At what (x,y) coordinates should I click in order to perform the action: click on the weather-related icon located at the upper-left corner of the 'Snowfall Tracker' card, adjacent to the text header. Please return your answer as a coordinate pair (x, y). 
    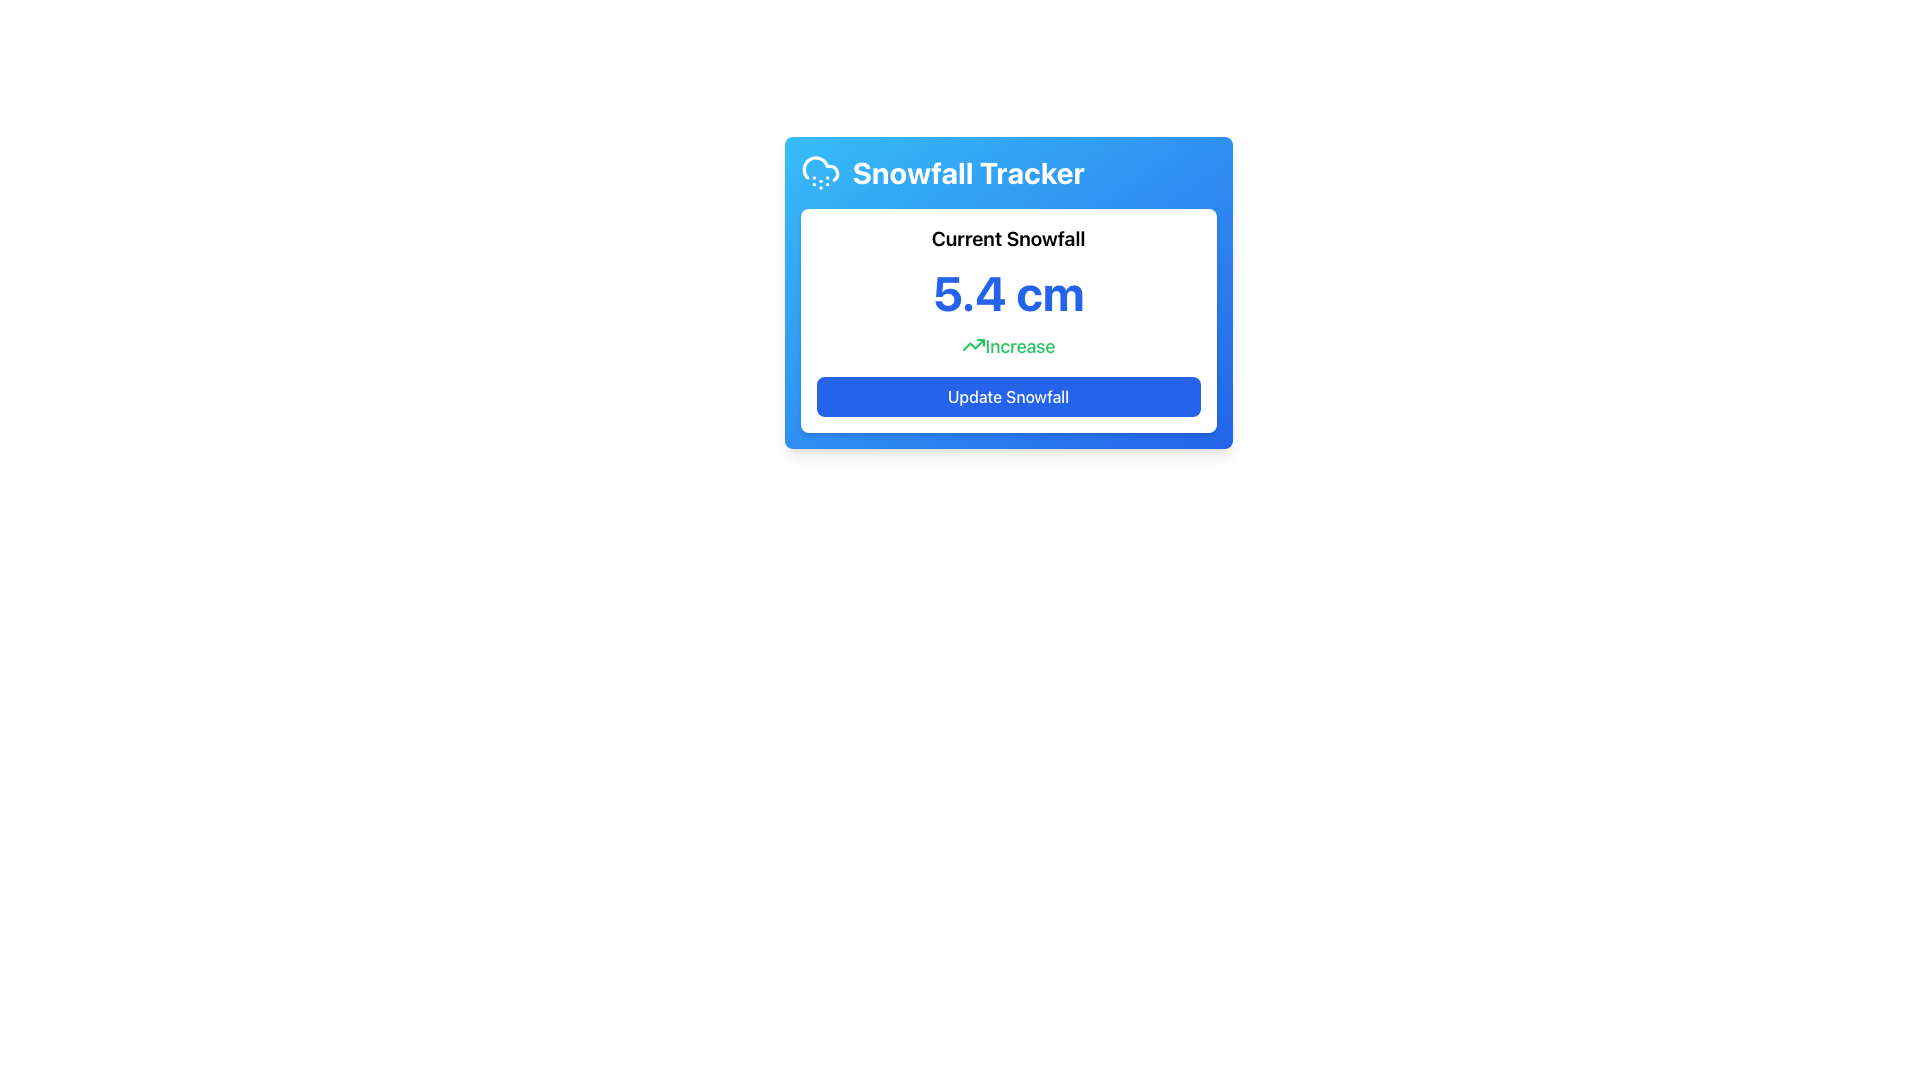
    Looking at the image, I should click on (820, 168).